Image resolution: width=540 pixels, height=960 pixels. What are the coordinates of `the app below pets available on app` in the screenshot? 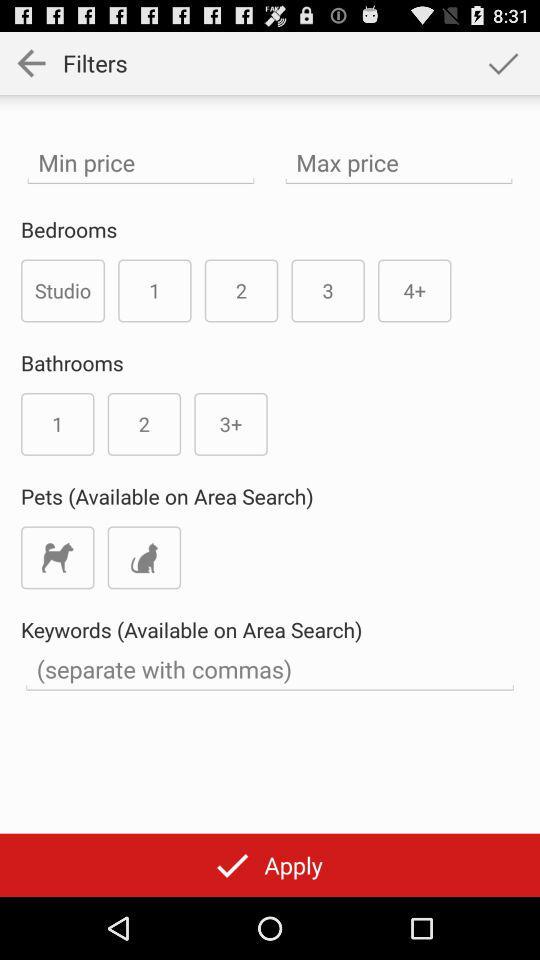 It's located at (143, 557).